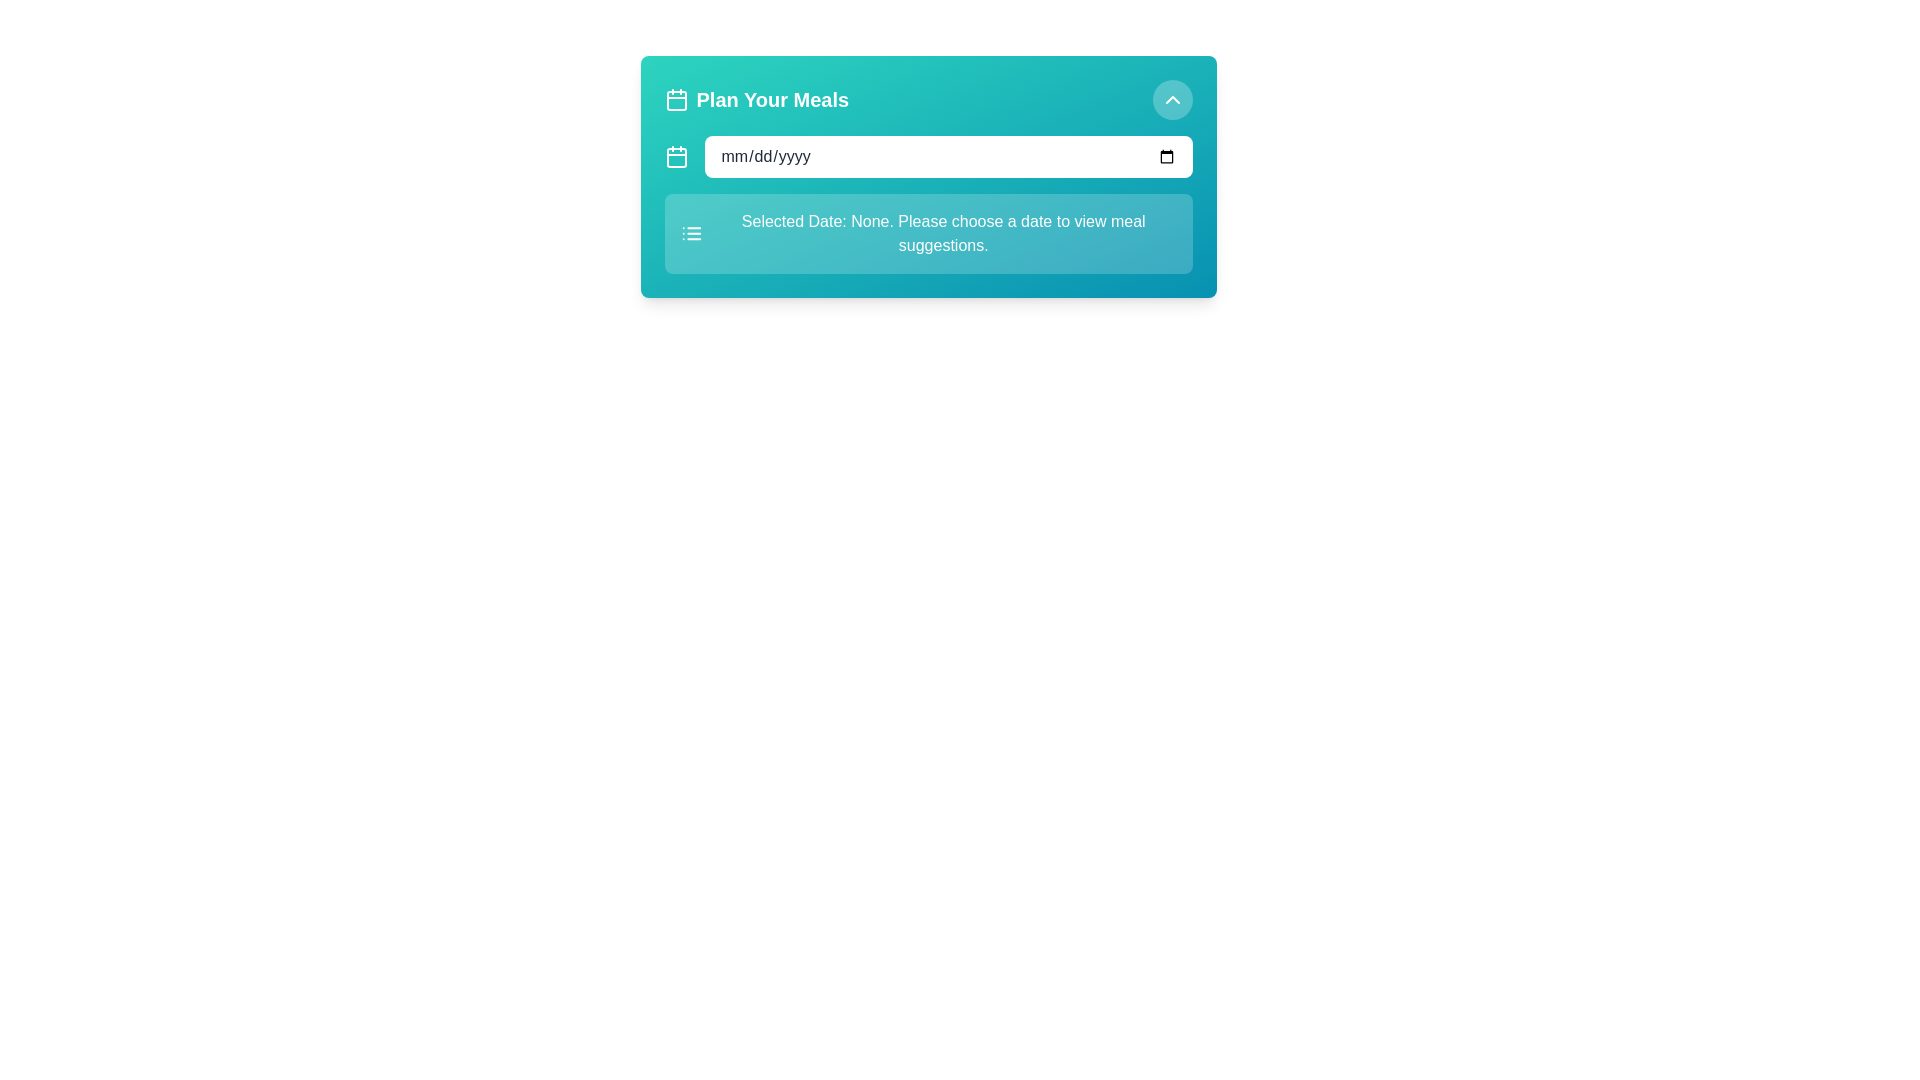 The image size is (1920, 1080). I want to click on the decorative rectangle within the calendar icon located to the left of the 'mm/dd/yyyy' input field on the 'Plan Your Meals' card, so click(676, 157).